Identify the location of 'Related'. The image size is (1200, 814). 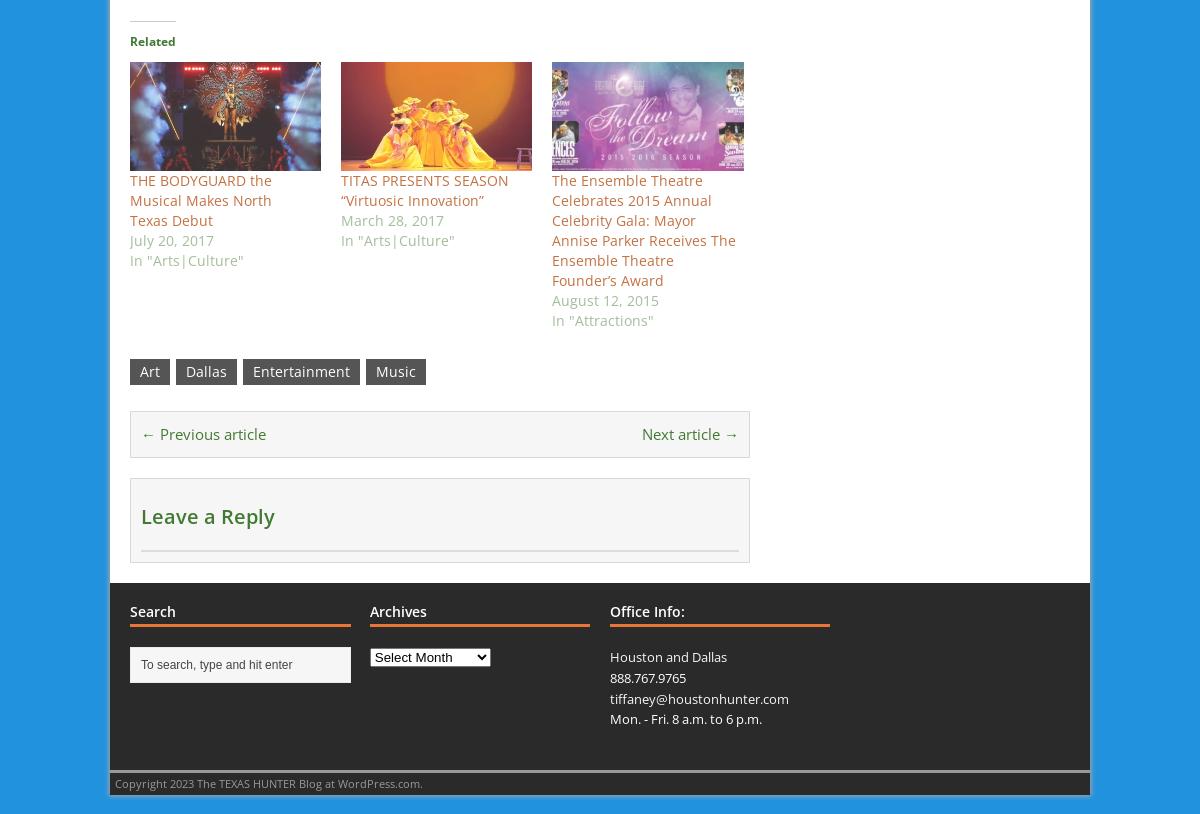
(152, 40).